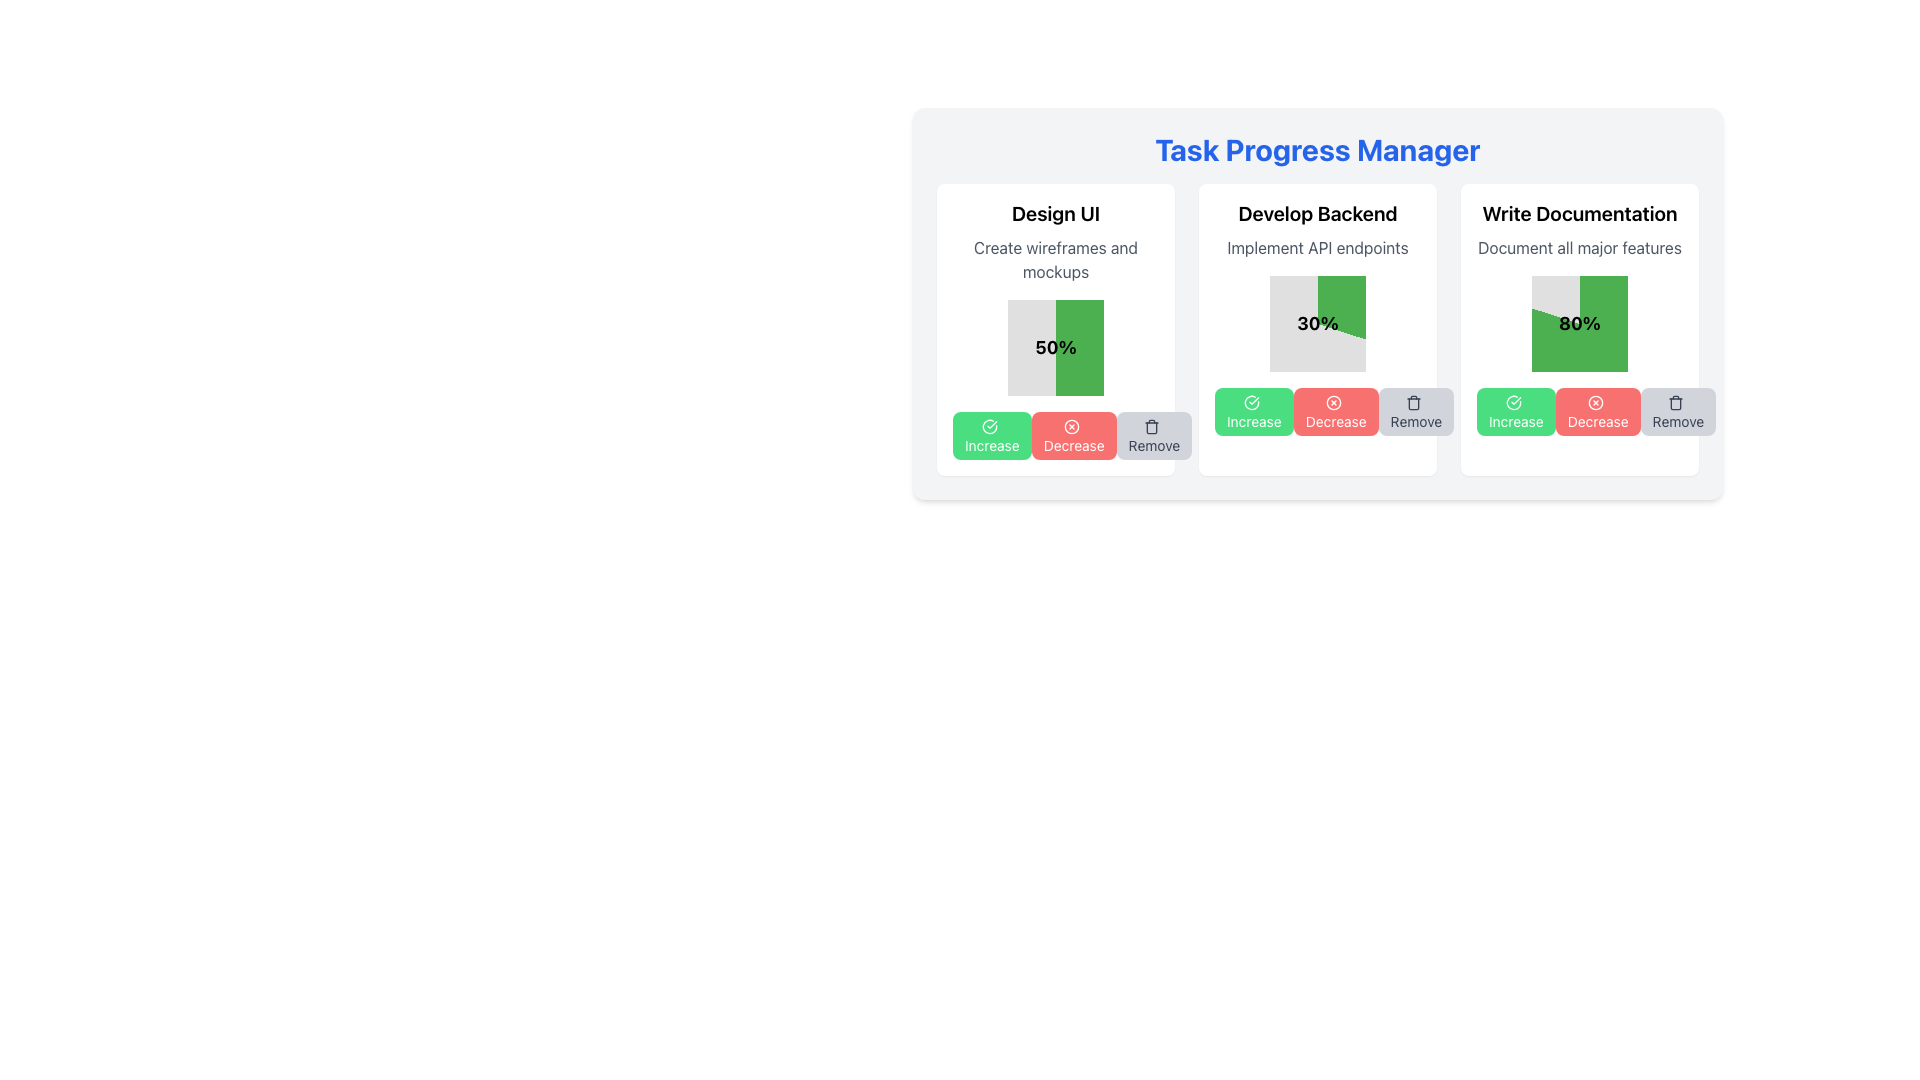 The image size is (1920, 1080). Describe the element at coordinates (1055, 329) in the screenshot. I see `the circular progress chart in the 'Design UI' card` at that location.